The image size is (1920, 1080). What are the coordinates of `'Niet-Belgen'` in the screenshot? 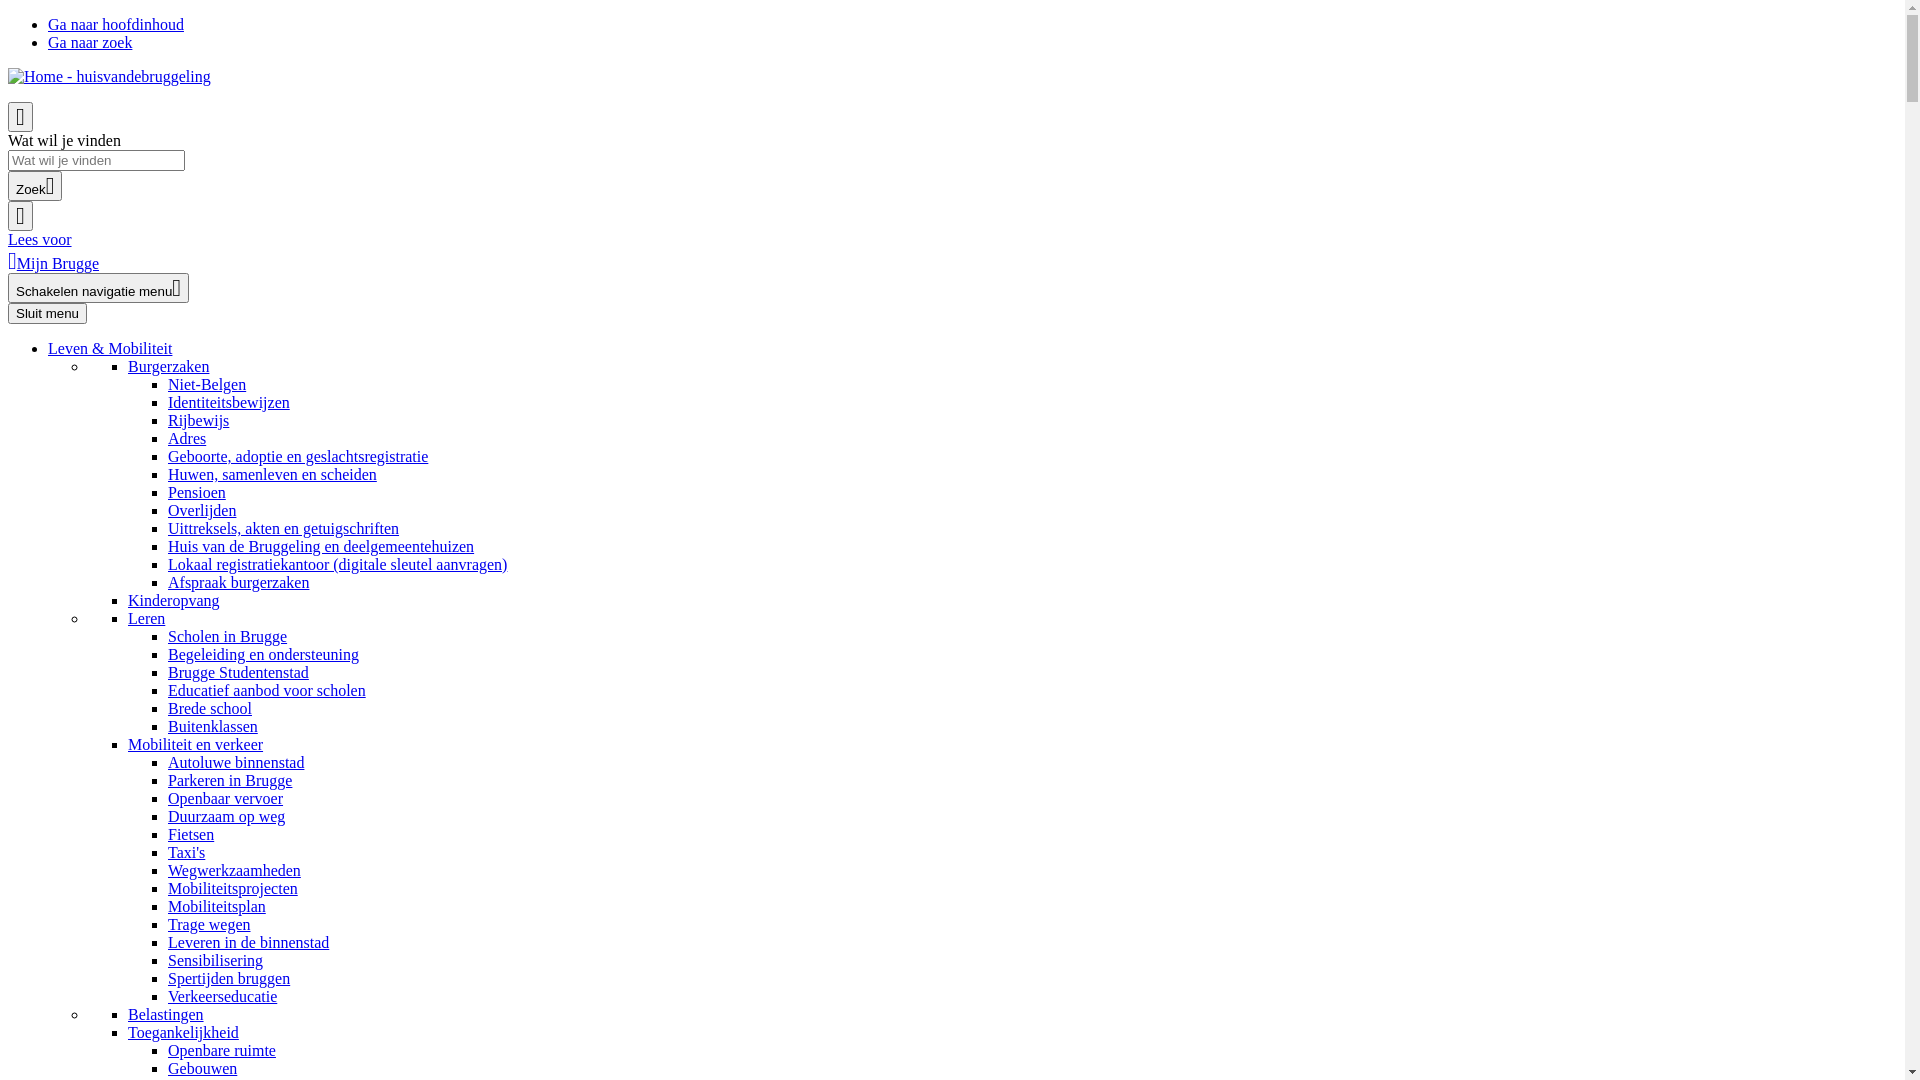 It's located at (206, 384).